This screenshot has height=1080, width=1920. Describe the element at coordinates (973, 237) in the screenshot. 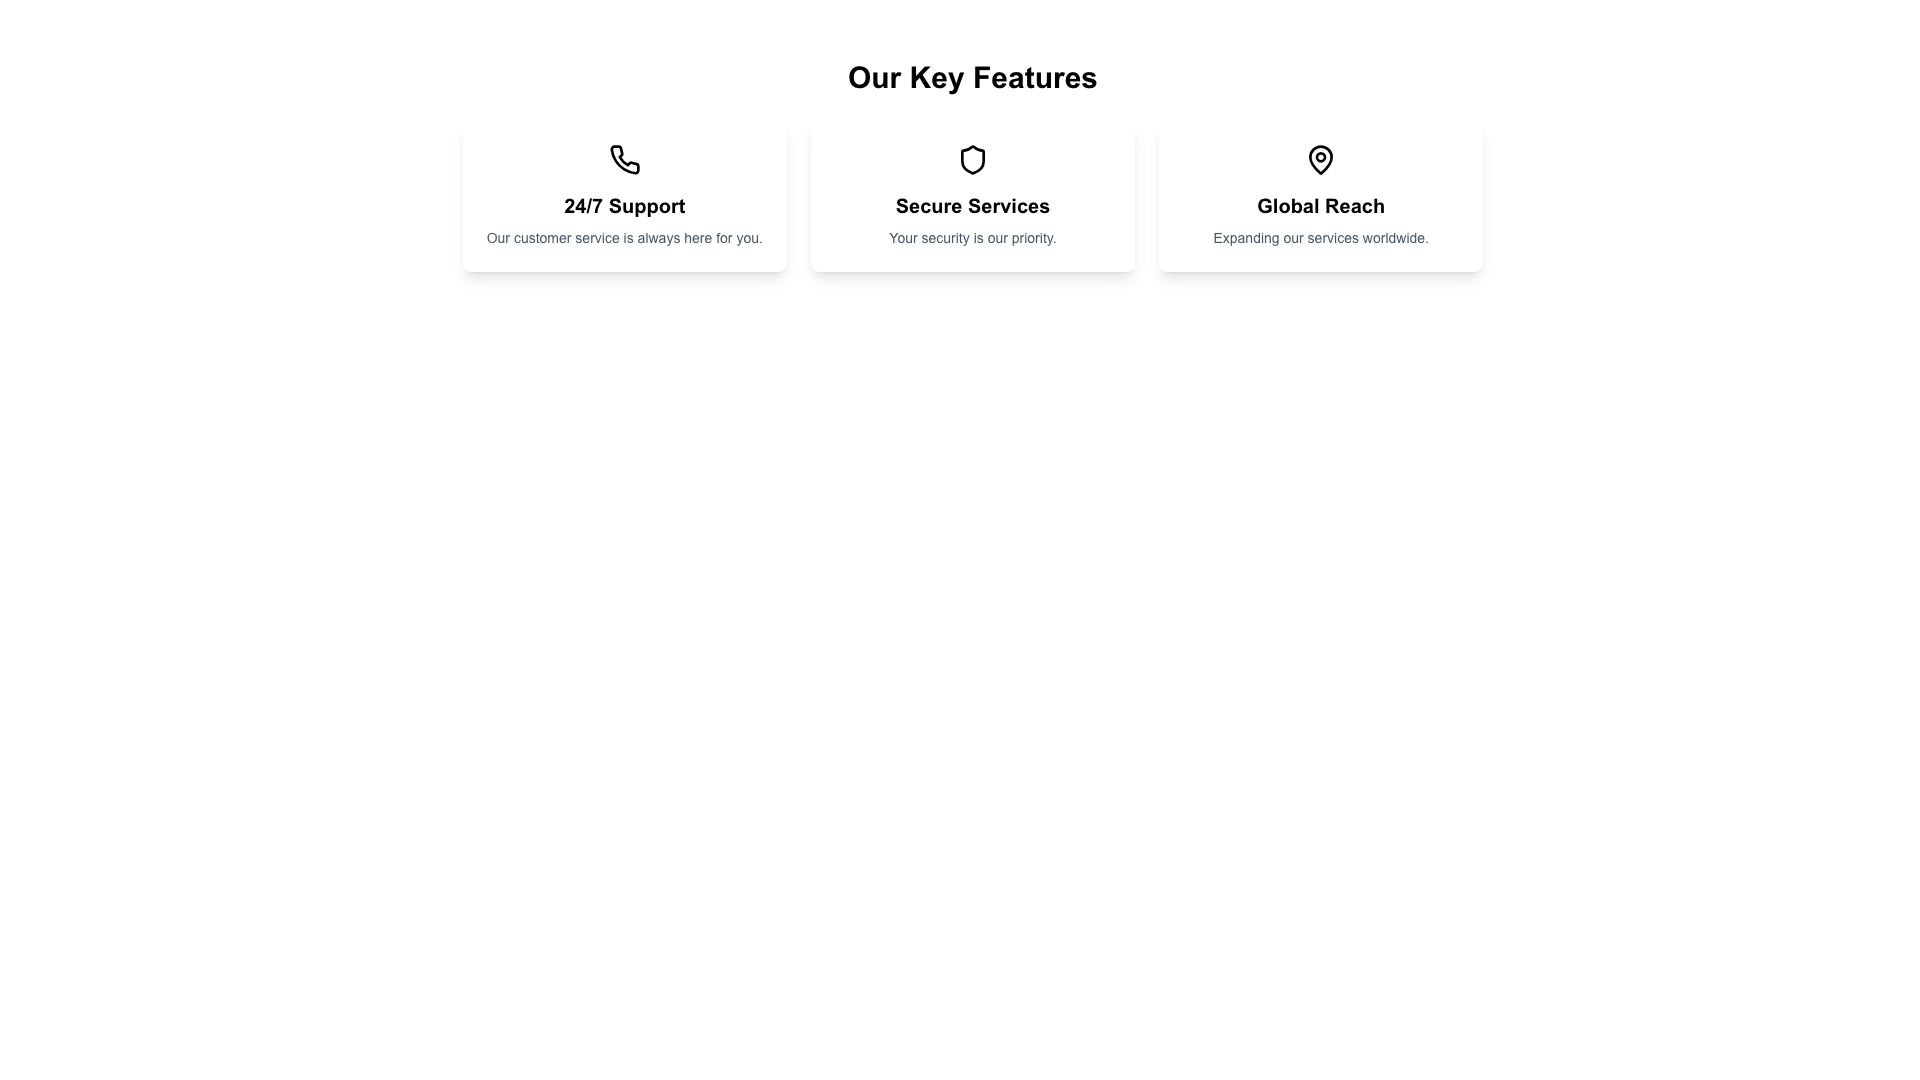

I see `the Text Label element that contains the phrase 'Your security is our priority.' which is located below the 'Secure Services' title text and shield icon in the center card of the interface` at that location.